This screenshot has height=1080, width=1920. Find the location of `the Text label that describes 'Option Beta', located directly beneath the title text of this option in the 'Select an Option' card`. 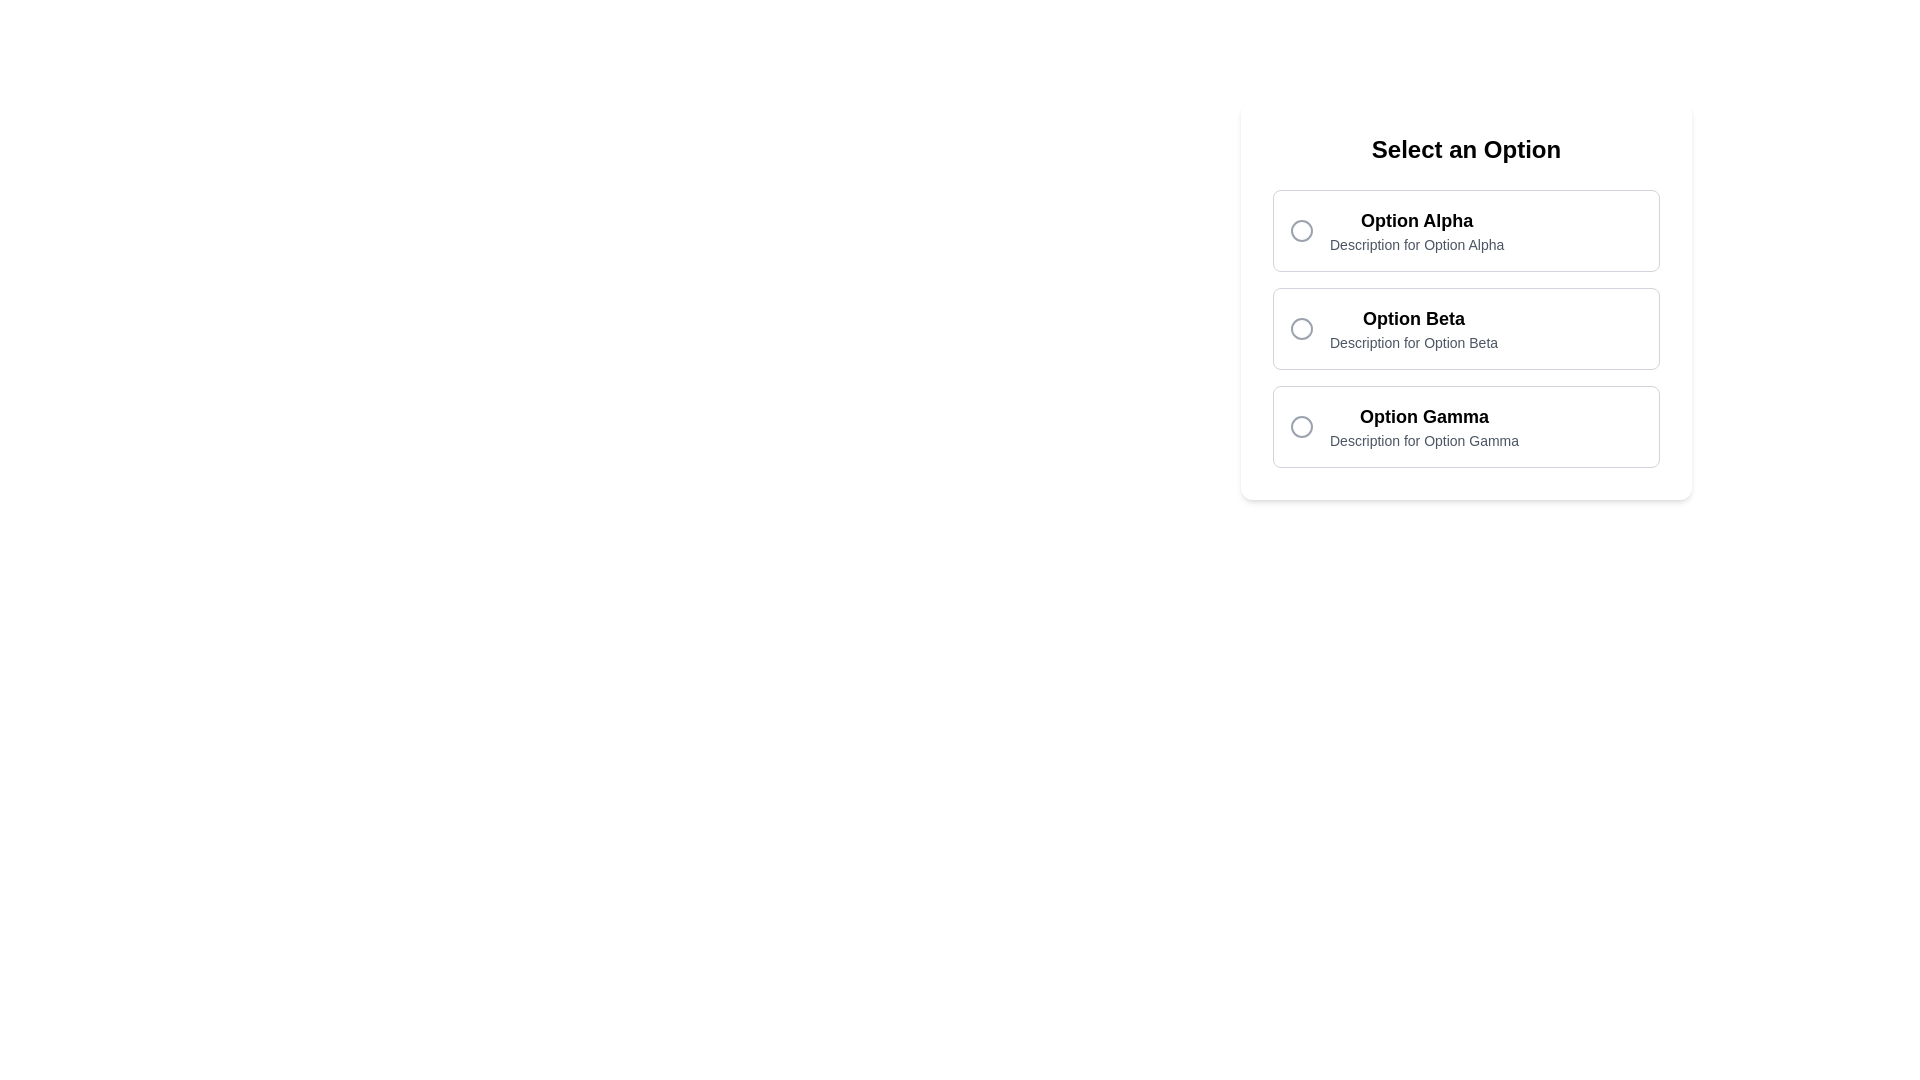

the Text label that describes 'Option Beta', located directly beneath the title text of this option in the 'Select an Option' card is located at coordinates (1413, 342).